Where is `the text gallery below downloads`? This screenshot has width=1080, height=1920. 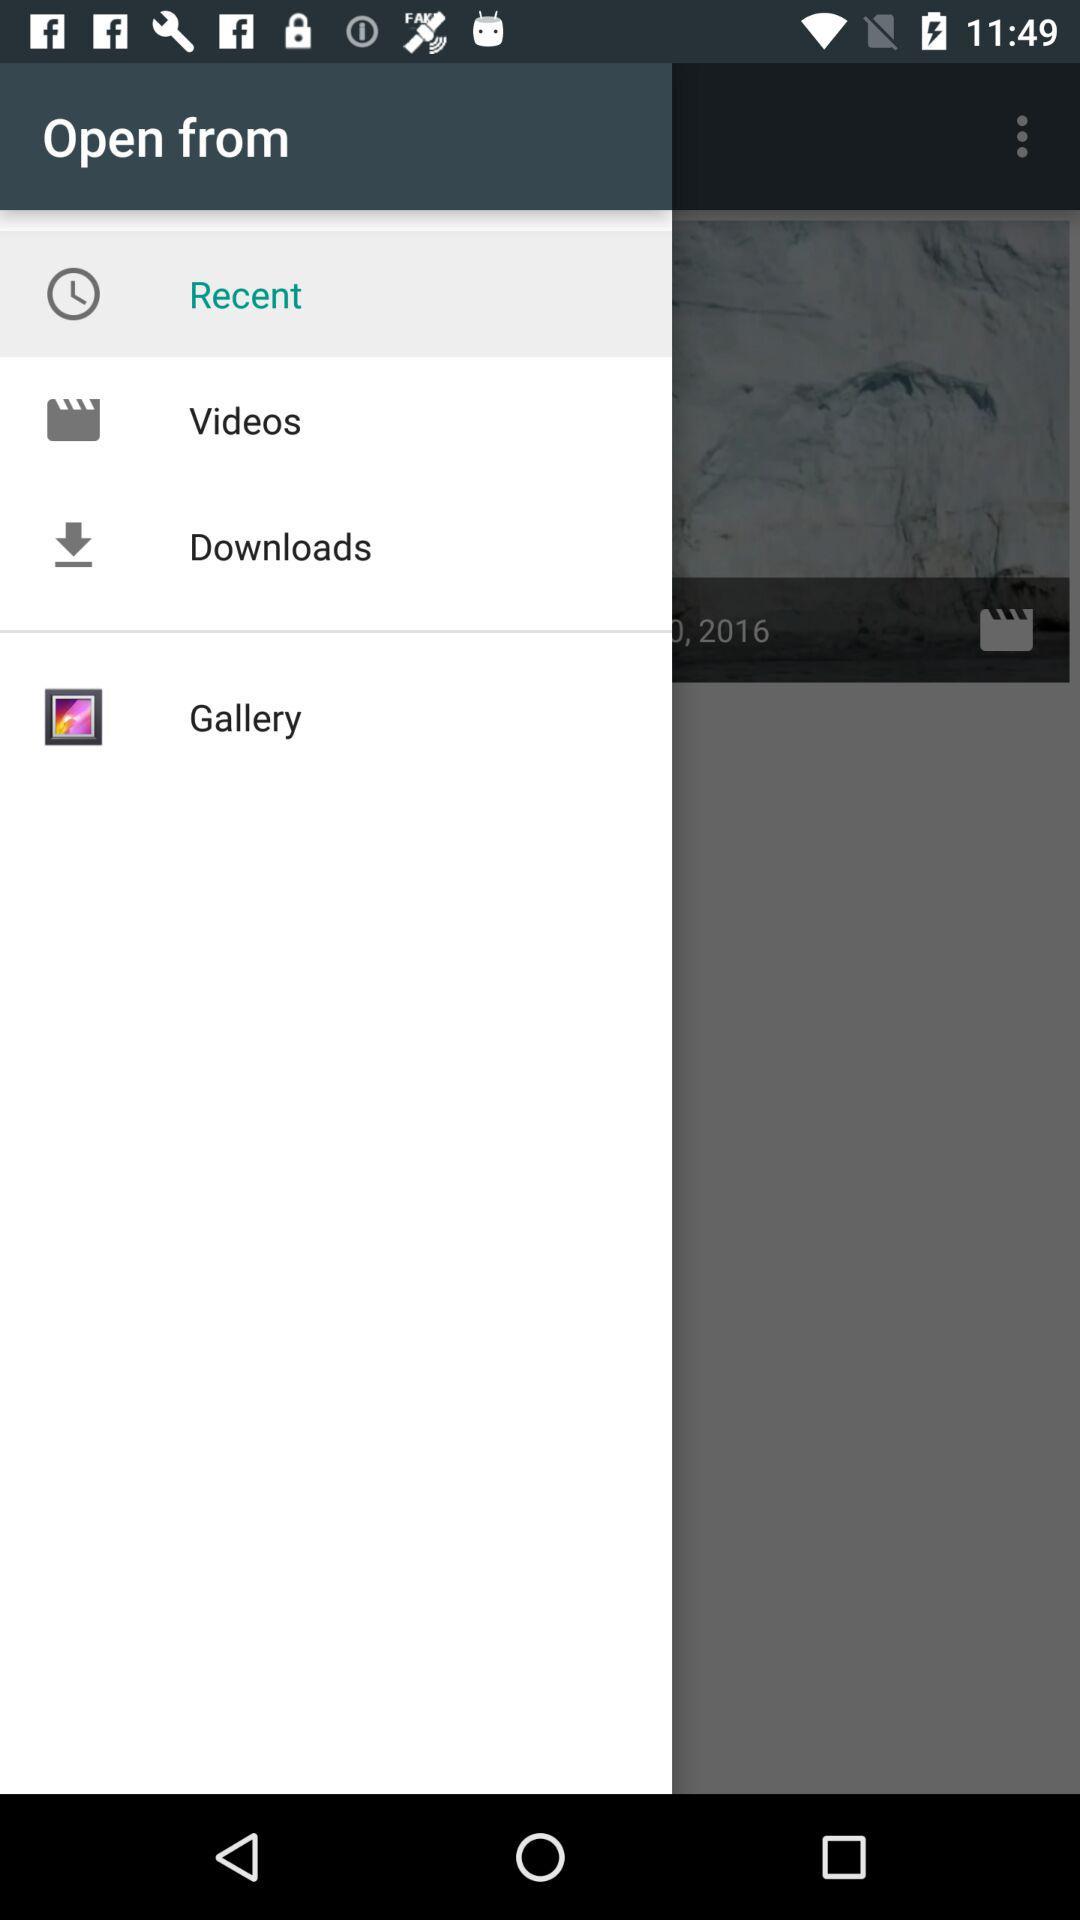 the text gallery below downloads is located at coordinates (273, 923).